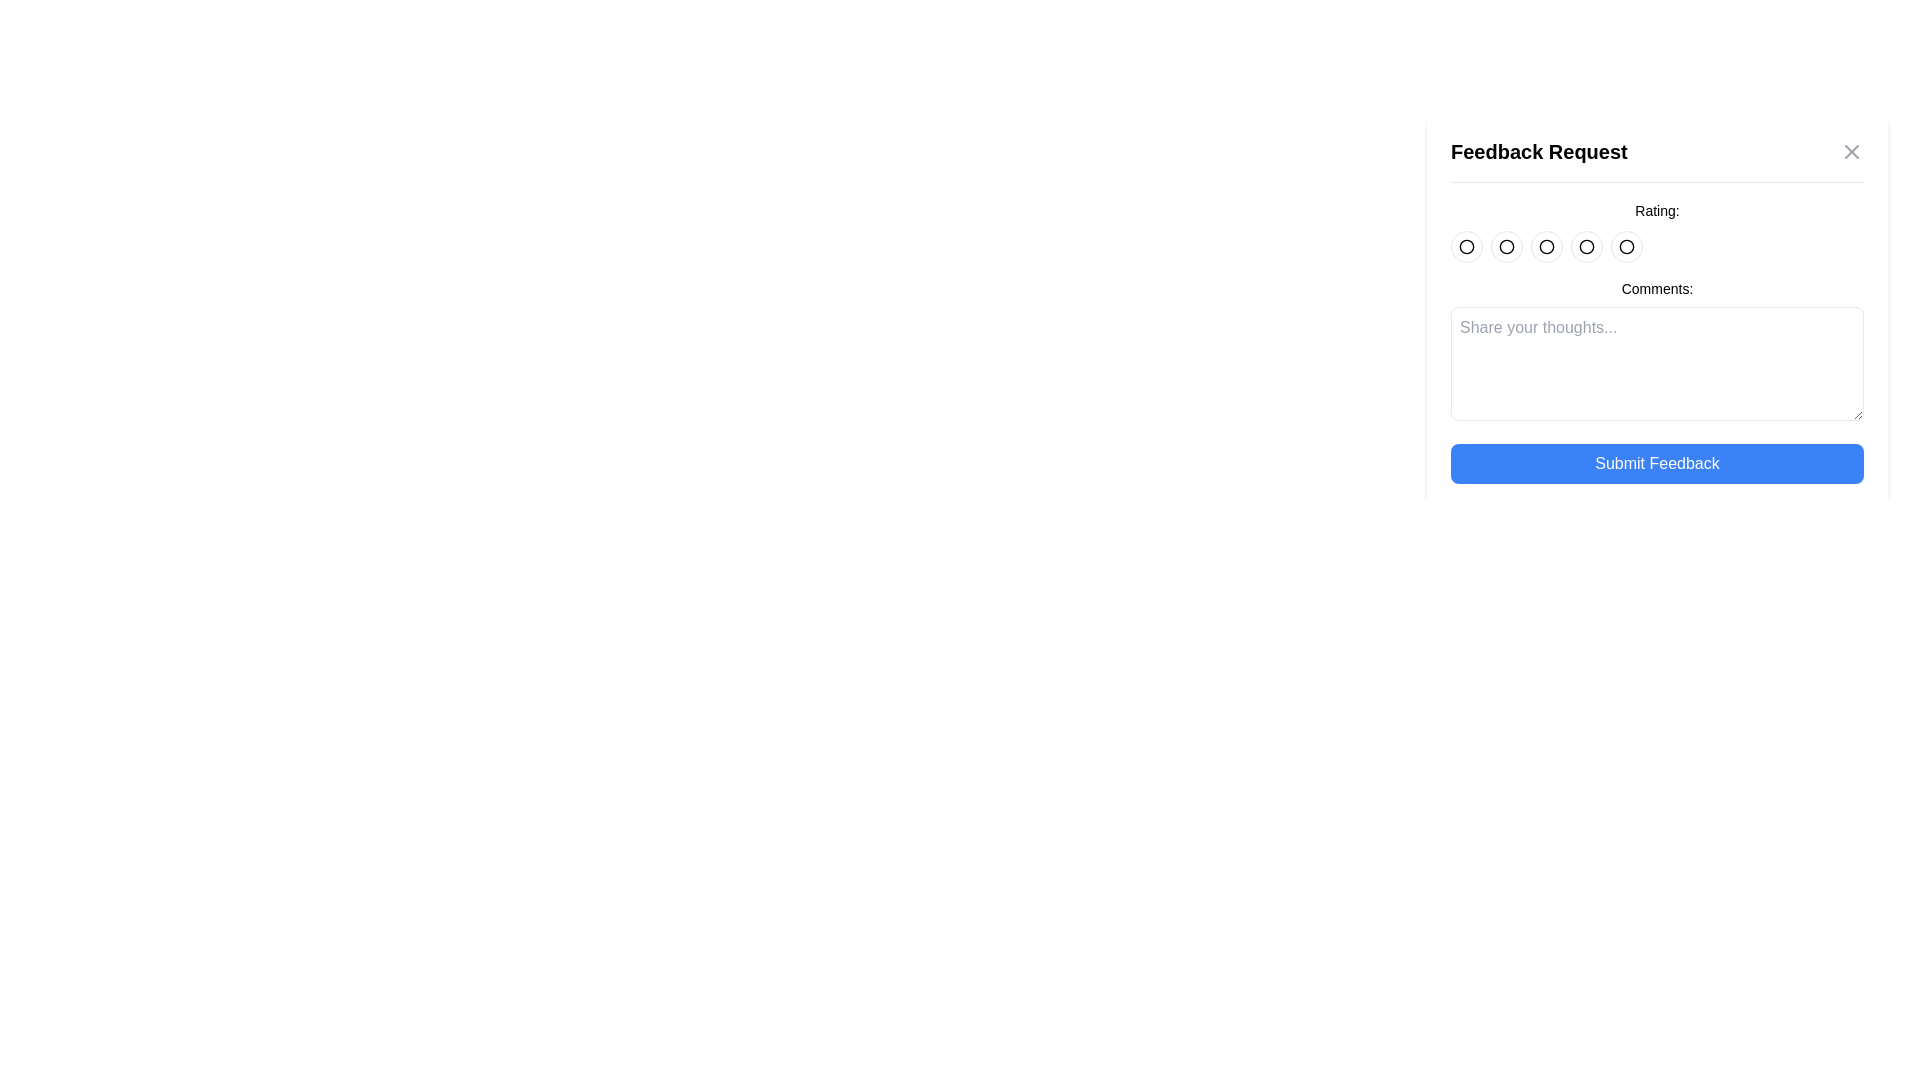 Image resolution: width=1920 pixels, height=1080 pixels. I want to click on the fourth radio button in the sequence of five under the 'Rating' label, so click(1545, 245).